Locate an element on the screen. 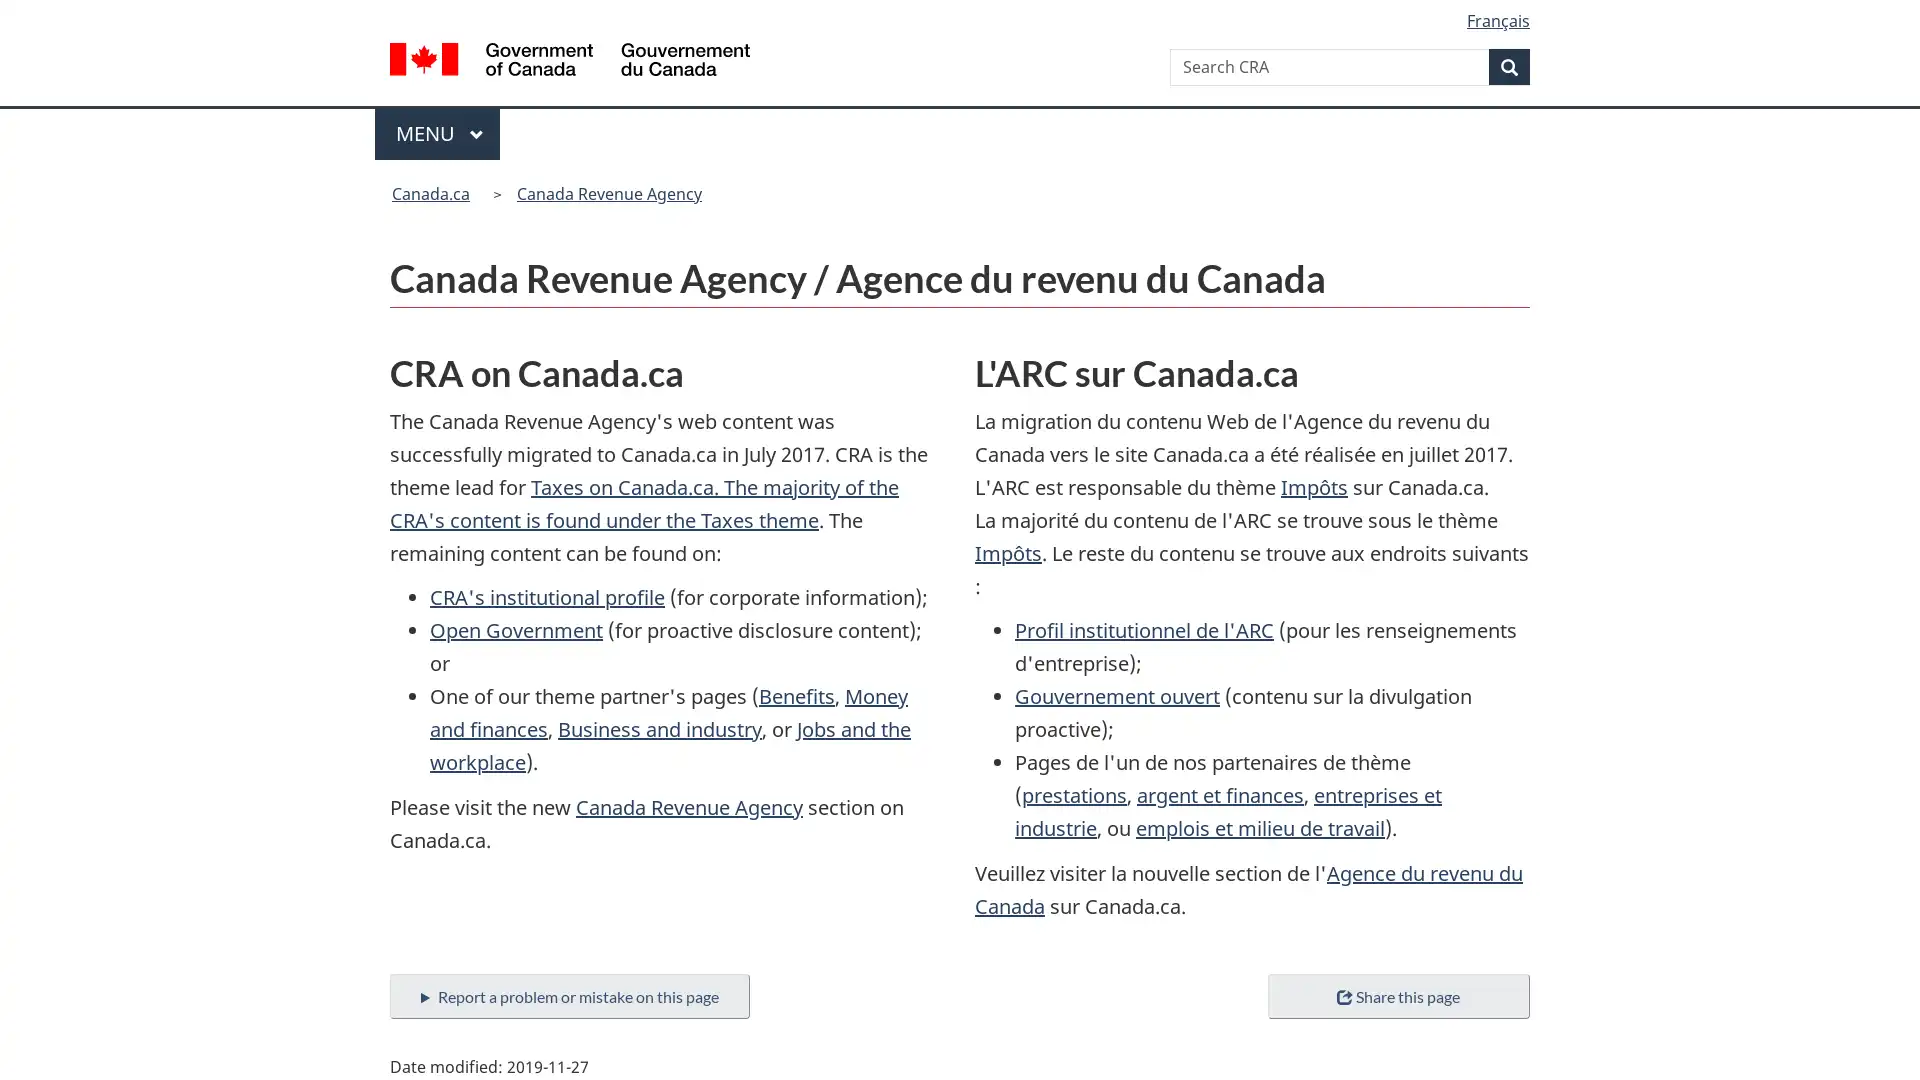  Search is located at coordinates (1509, 65).